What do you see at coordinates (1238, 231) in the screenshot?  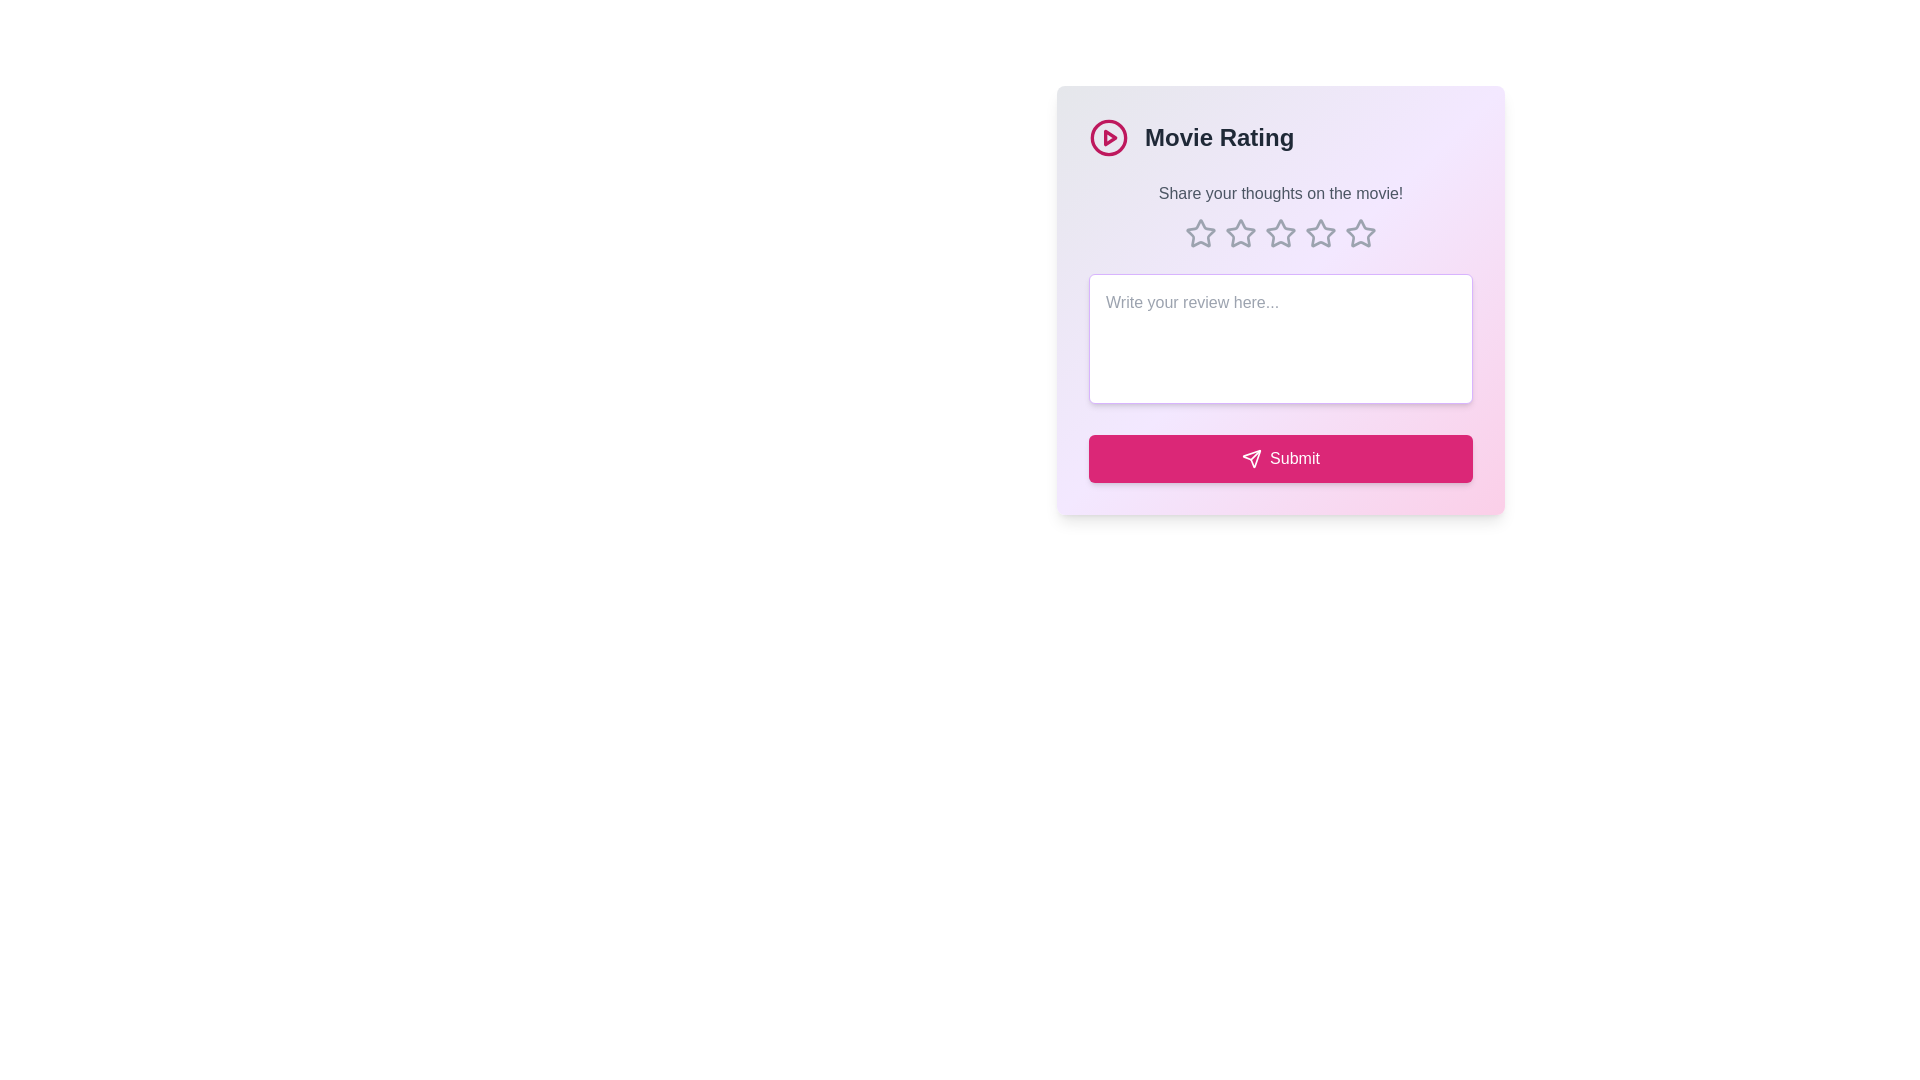 I see `the second star icon from the left` at bounding box center [1238, 231].